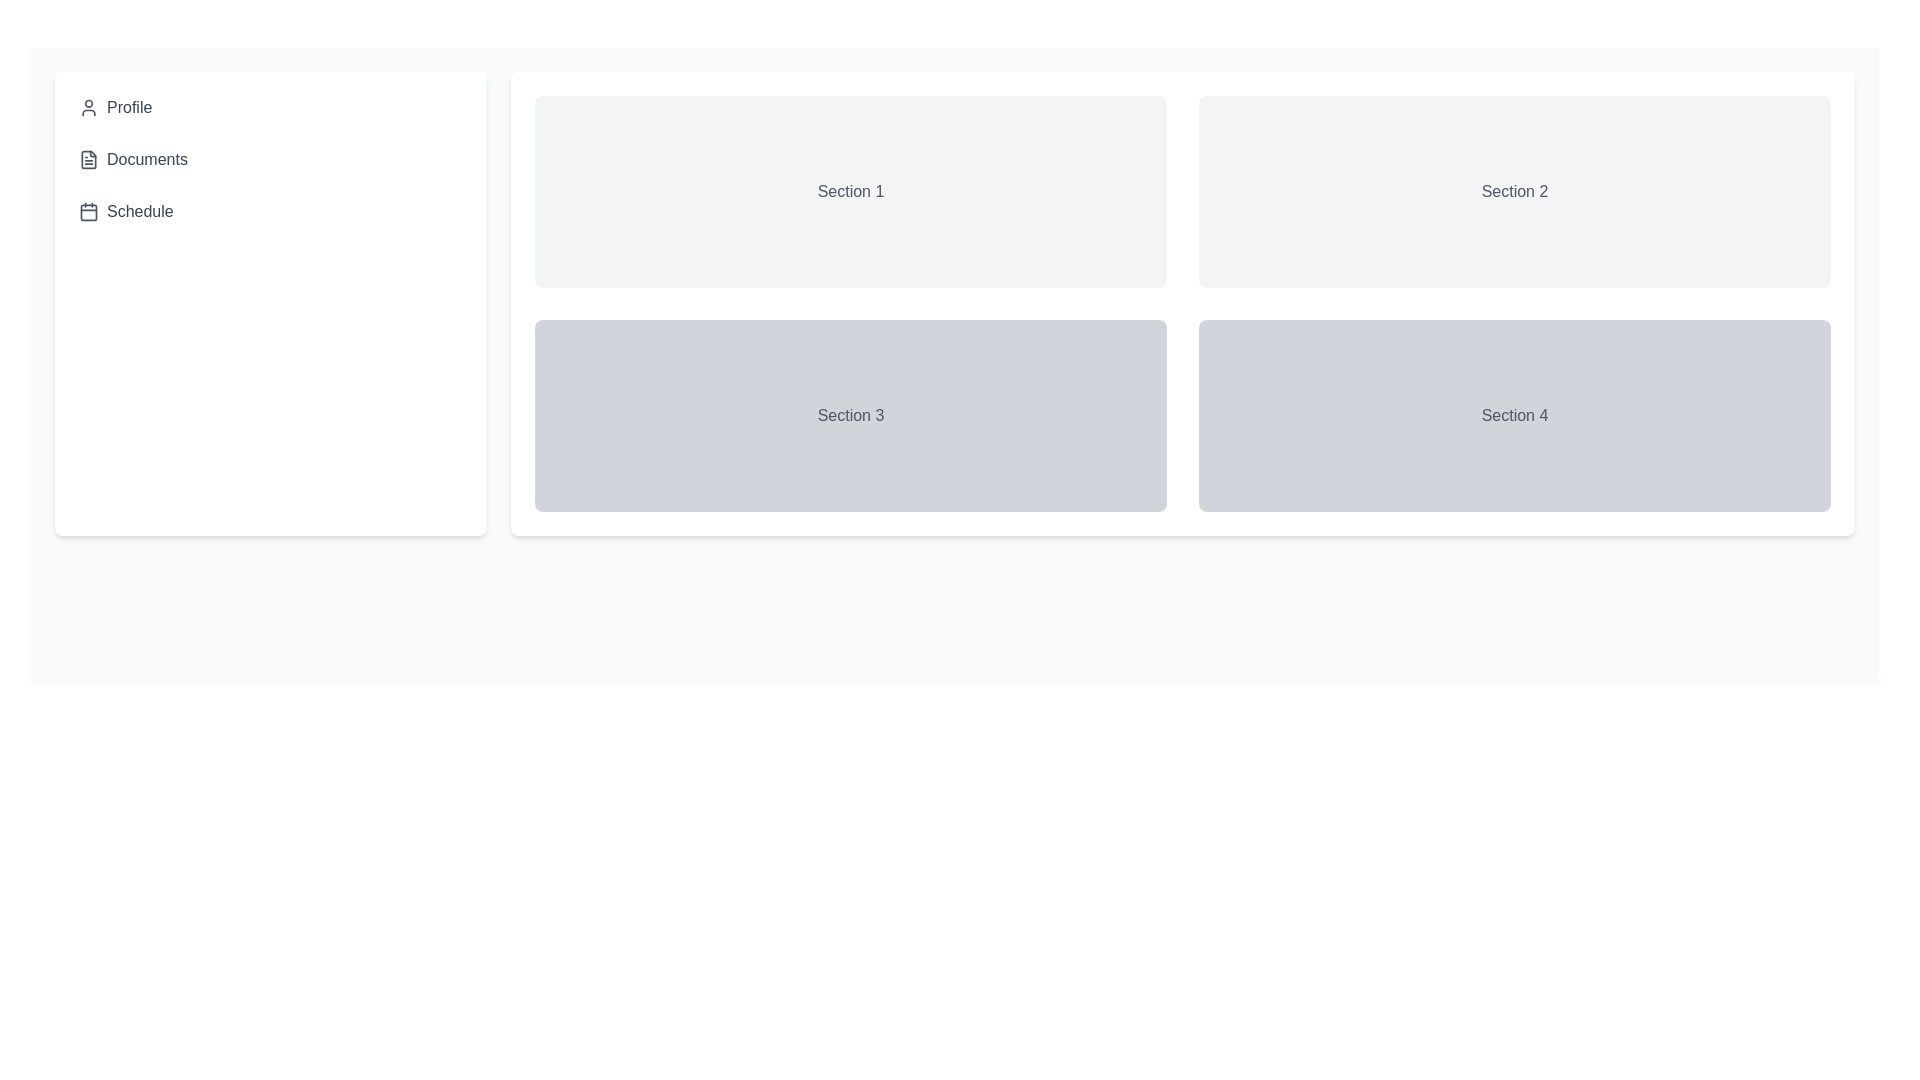 This screenshot has width=1920, height=1080. What do you see at coordinates (269, 158) in the screenshot?
I see `the 'Documents' menu item, which is the second item in the left sidebar, to change its background color` at bounding box center [269, 158].